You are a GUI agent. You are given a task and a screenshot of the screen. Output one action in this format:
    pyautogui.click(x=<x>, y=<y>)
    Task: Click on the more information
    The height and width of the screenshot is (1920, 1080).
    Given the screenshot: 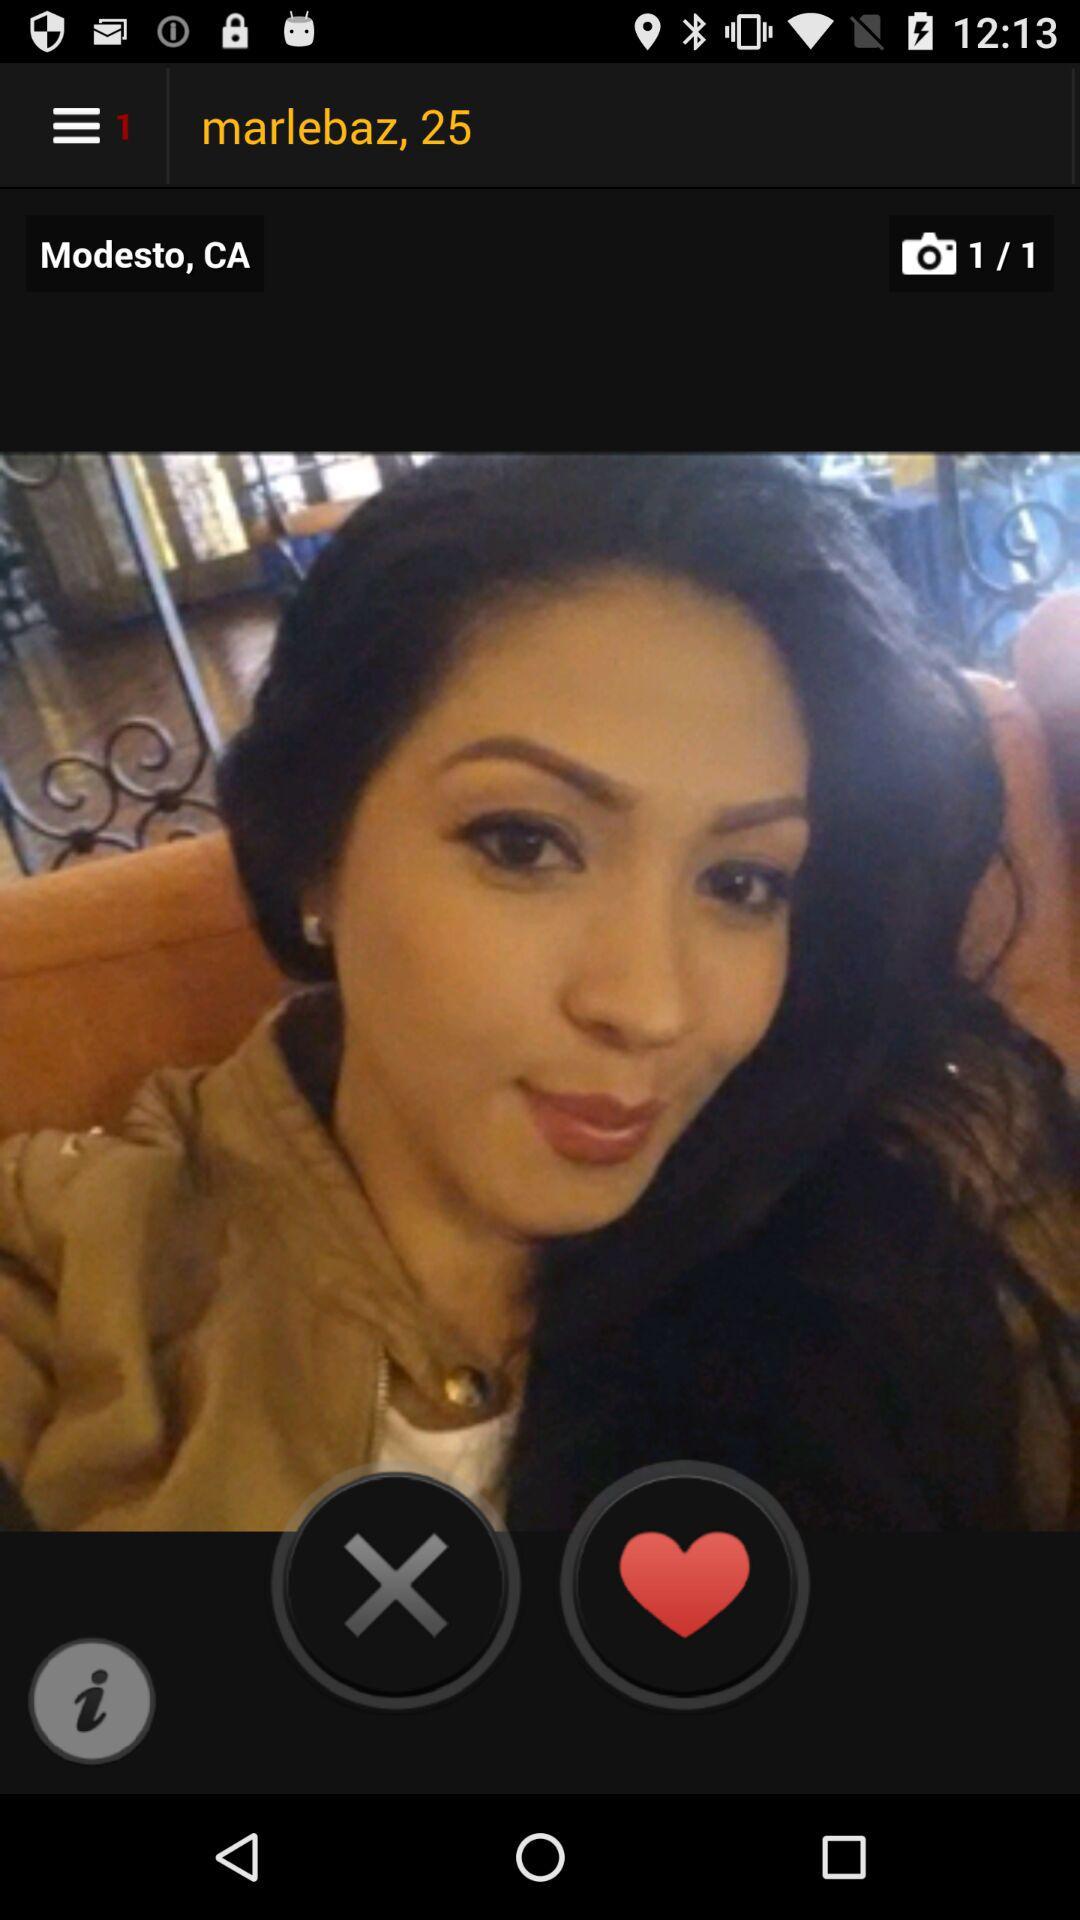 What is the action you would take?
    pyautogui.click(x=91, y=1701)
    